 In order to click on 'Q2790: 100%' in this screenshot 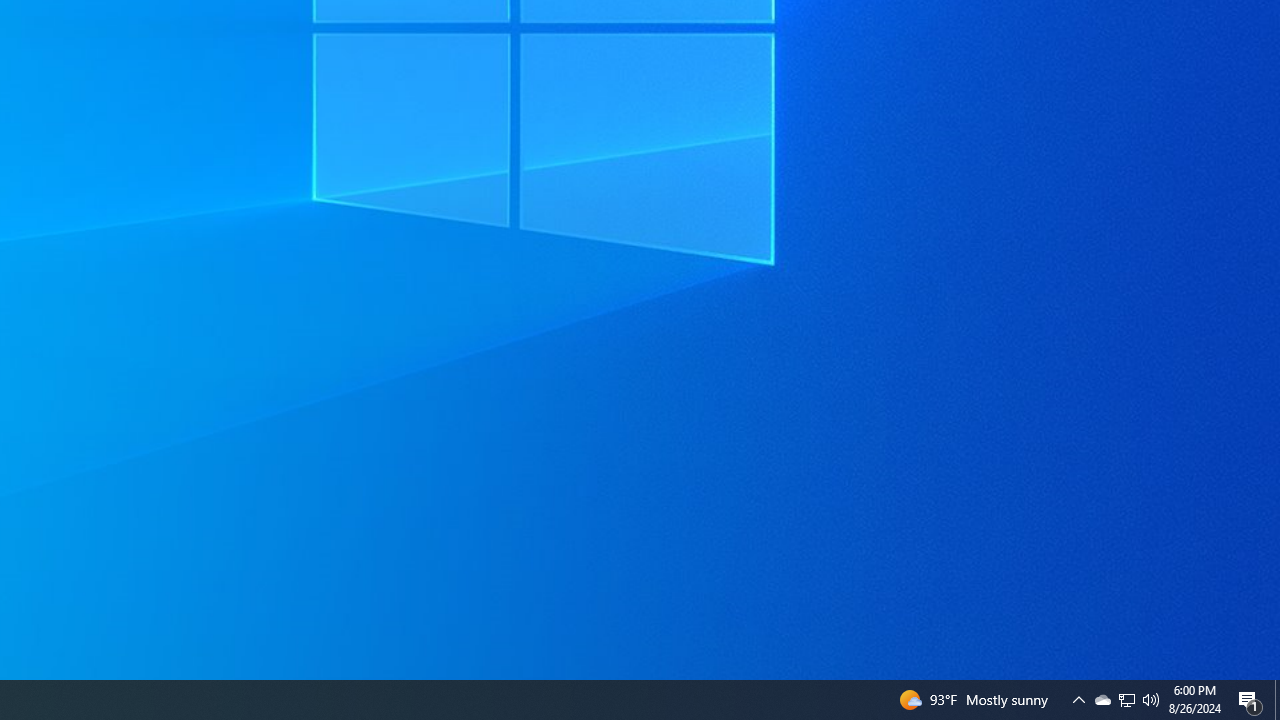, I will do `click(1151, 698)`.